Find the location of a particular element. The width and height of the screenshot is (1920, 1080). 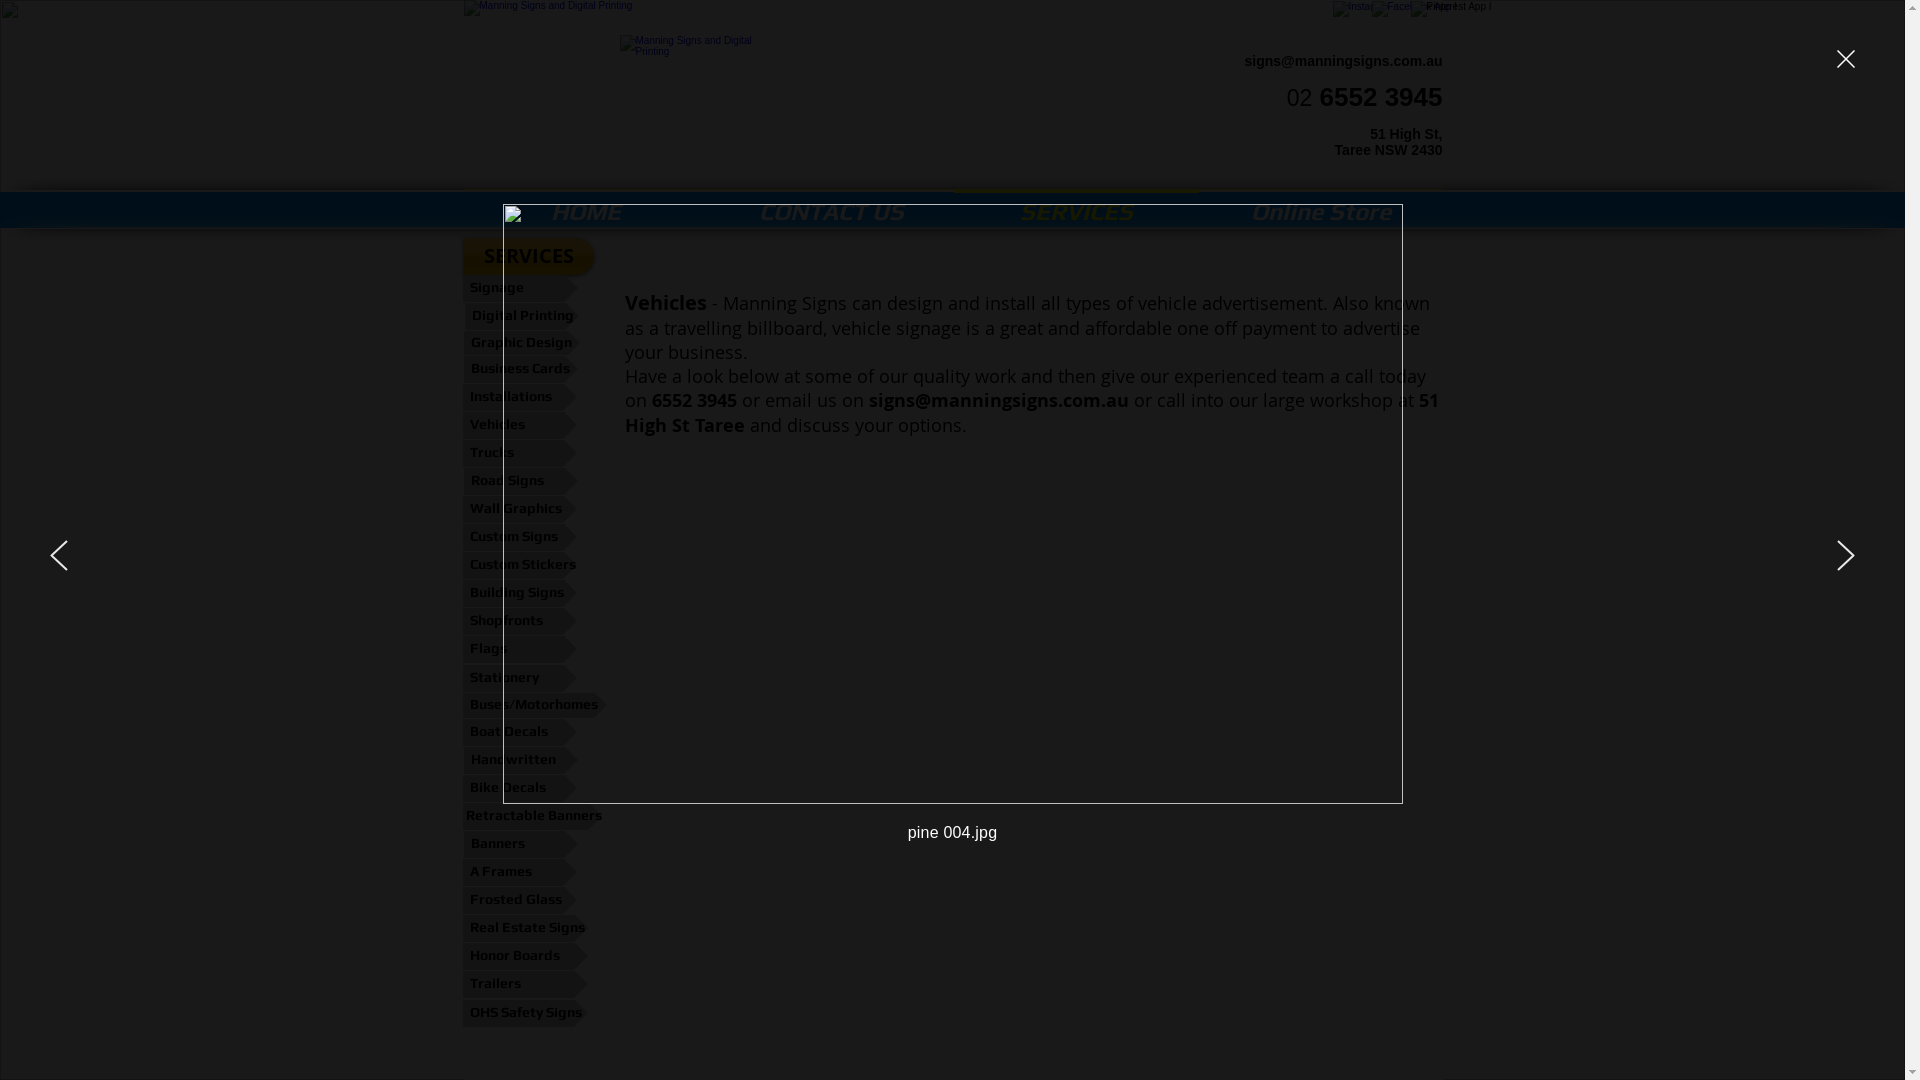

'Digital Printing' is located at coordinates (521, 315).